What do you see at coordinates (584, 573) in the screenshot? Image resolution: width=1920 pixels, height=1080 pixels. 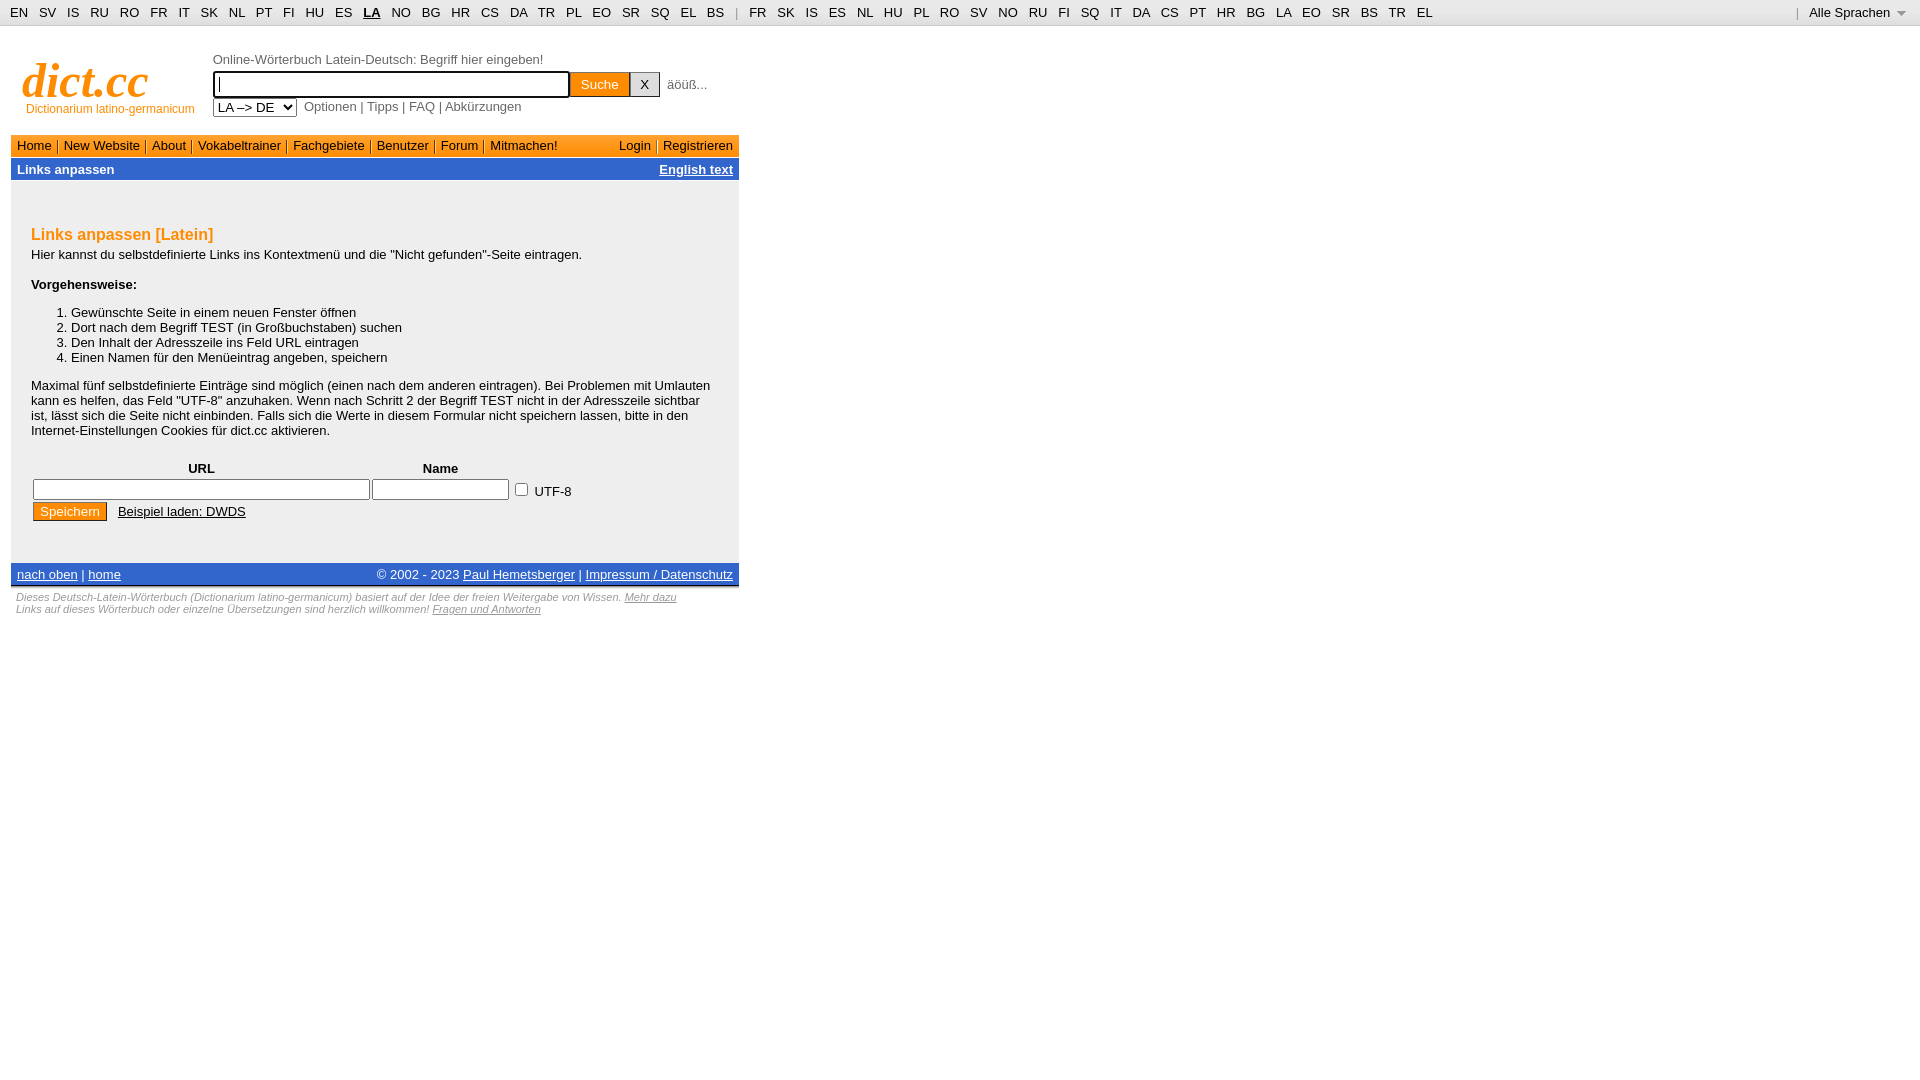 I see `'Impressum / Datenschutz'` at bounding box center [584, 573].